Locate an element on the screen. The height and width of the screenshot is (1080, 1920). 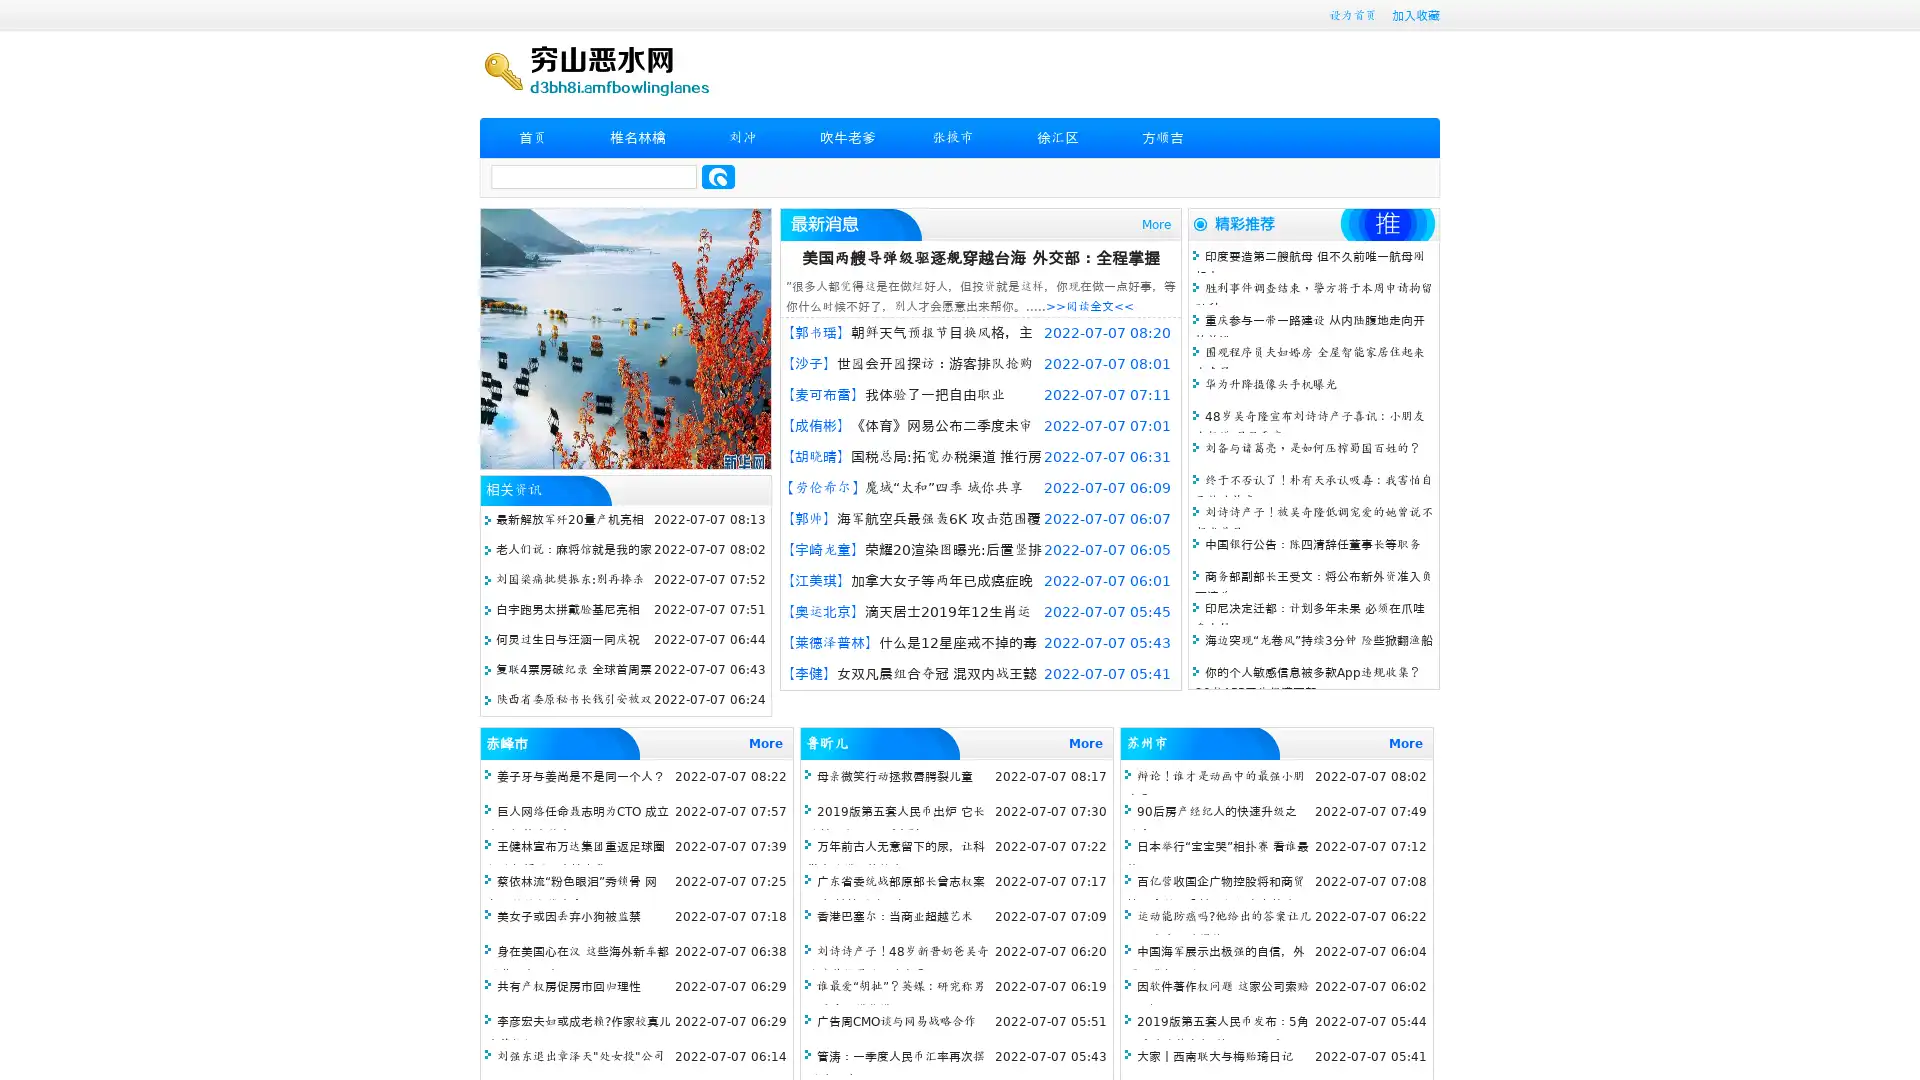
Search is located at coordinates (718, 176).